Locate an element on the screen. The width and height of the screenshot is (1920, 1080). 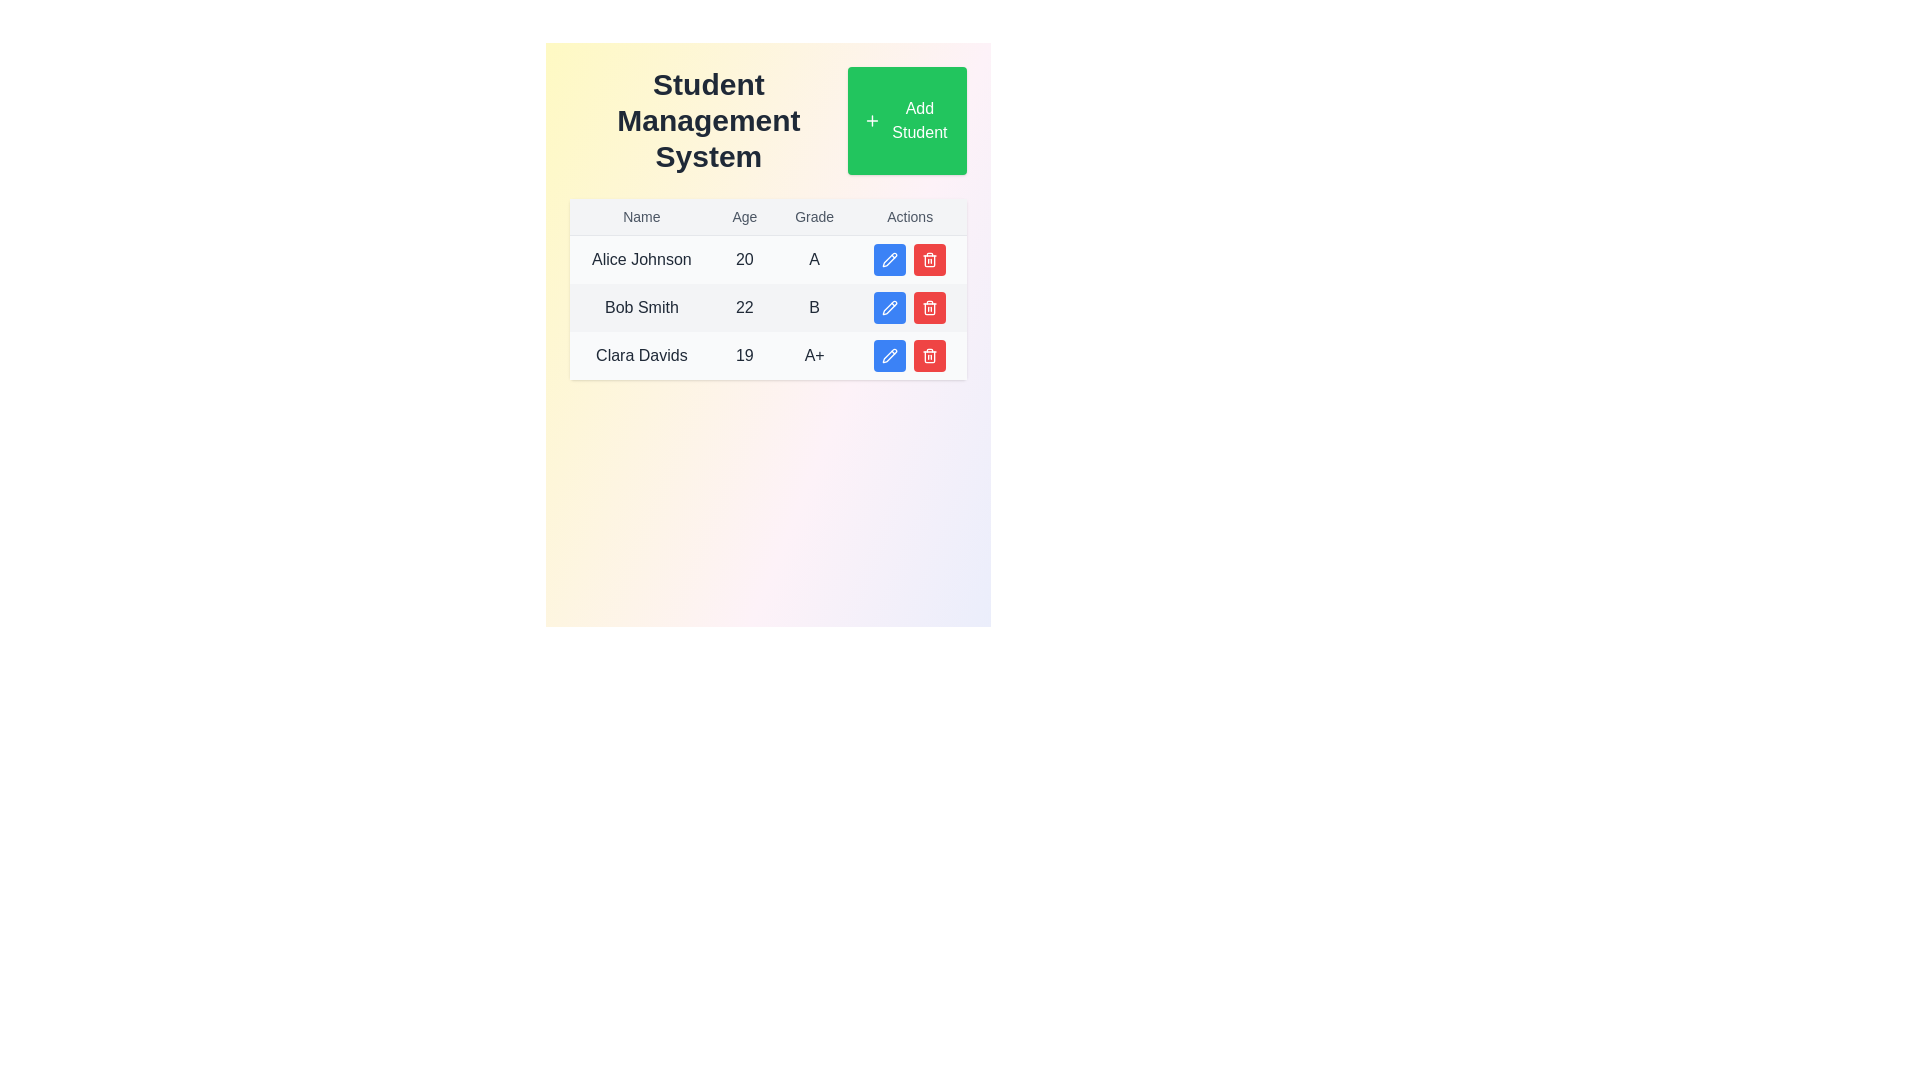
the pencil-shaped edit icon within the blue rectangular button in the second row of the table, adjacent to the 'Bob Smith' entry is located at coordinates (888, 258).